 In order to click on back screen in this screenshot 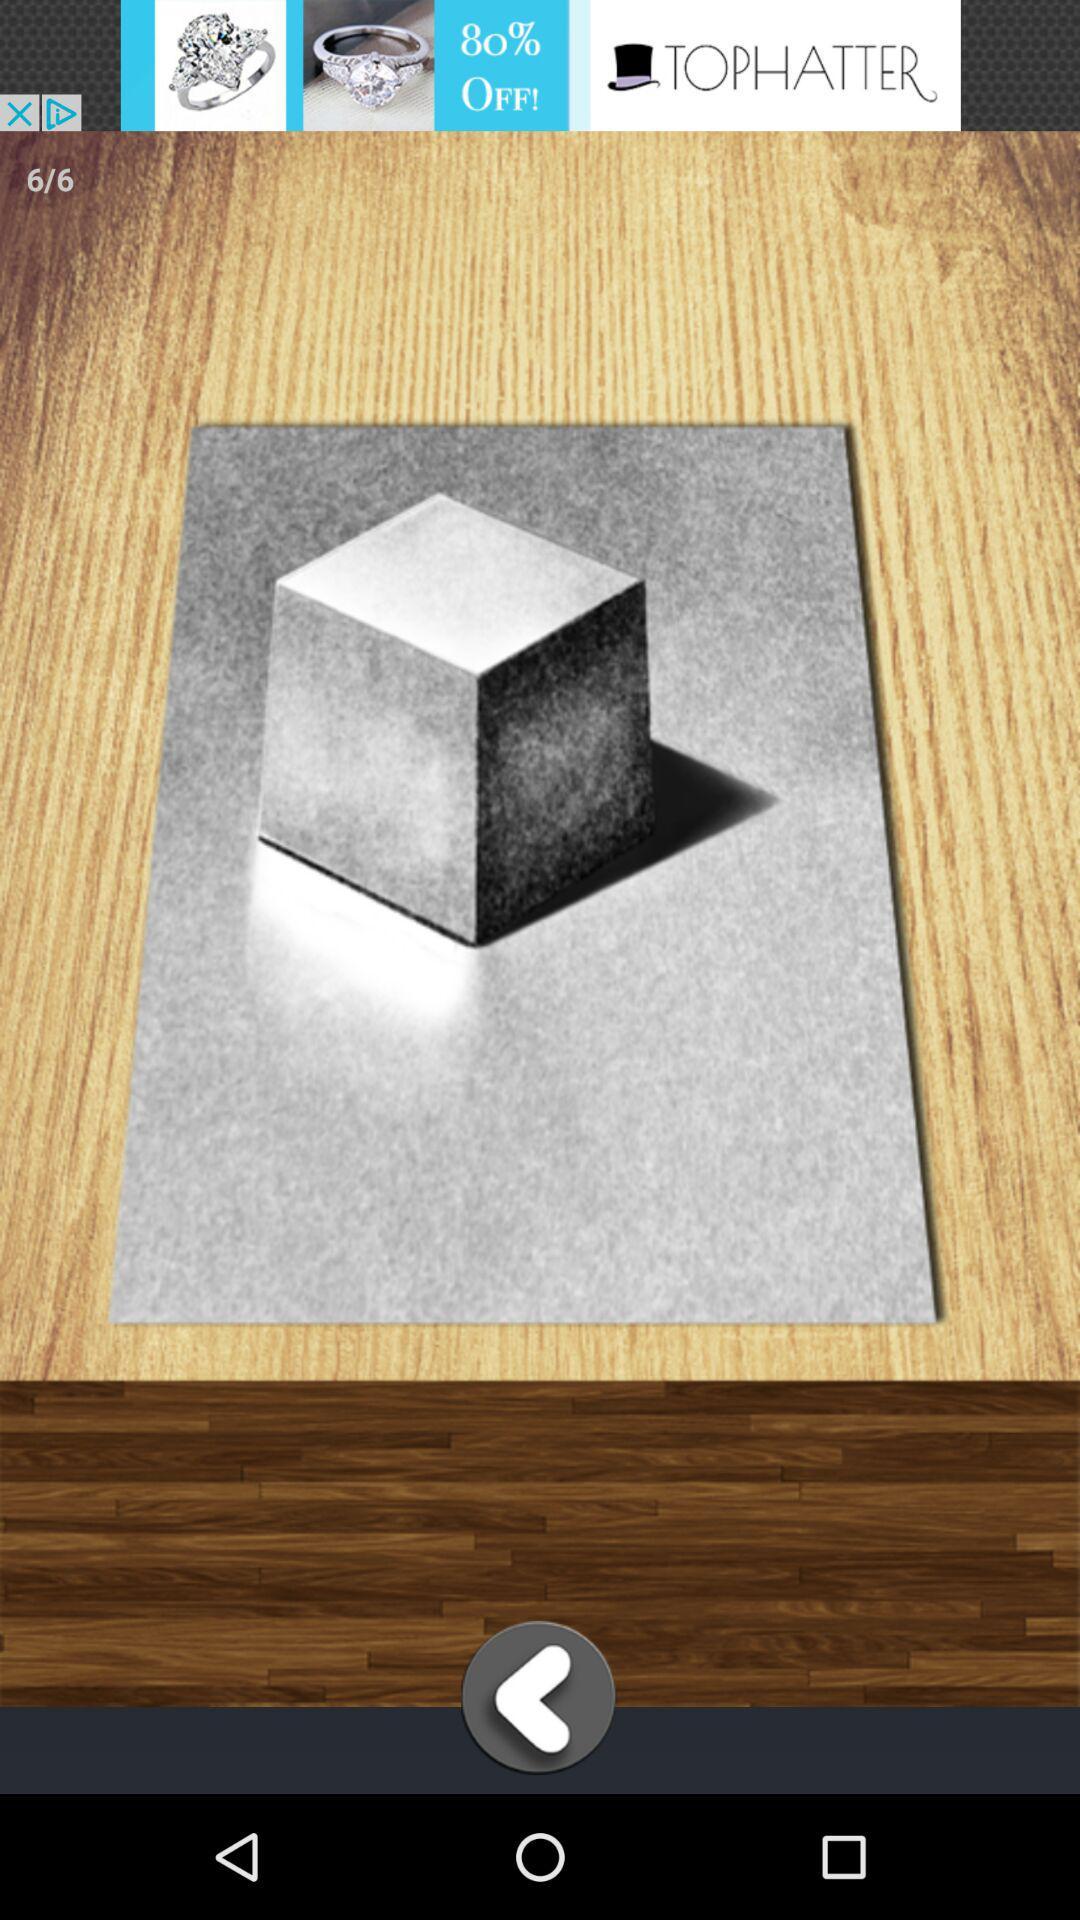, I will do `click(540, 1698)`.